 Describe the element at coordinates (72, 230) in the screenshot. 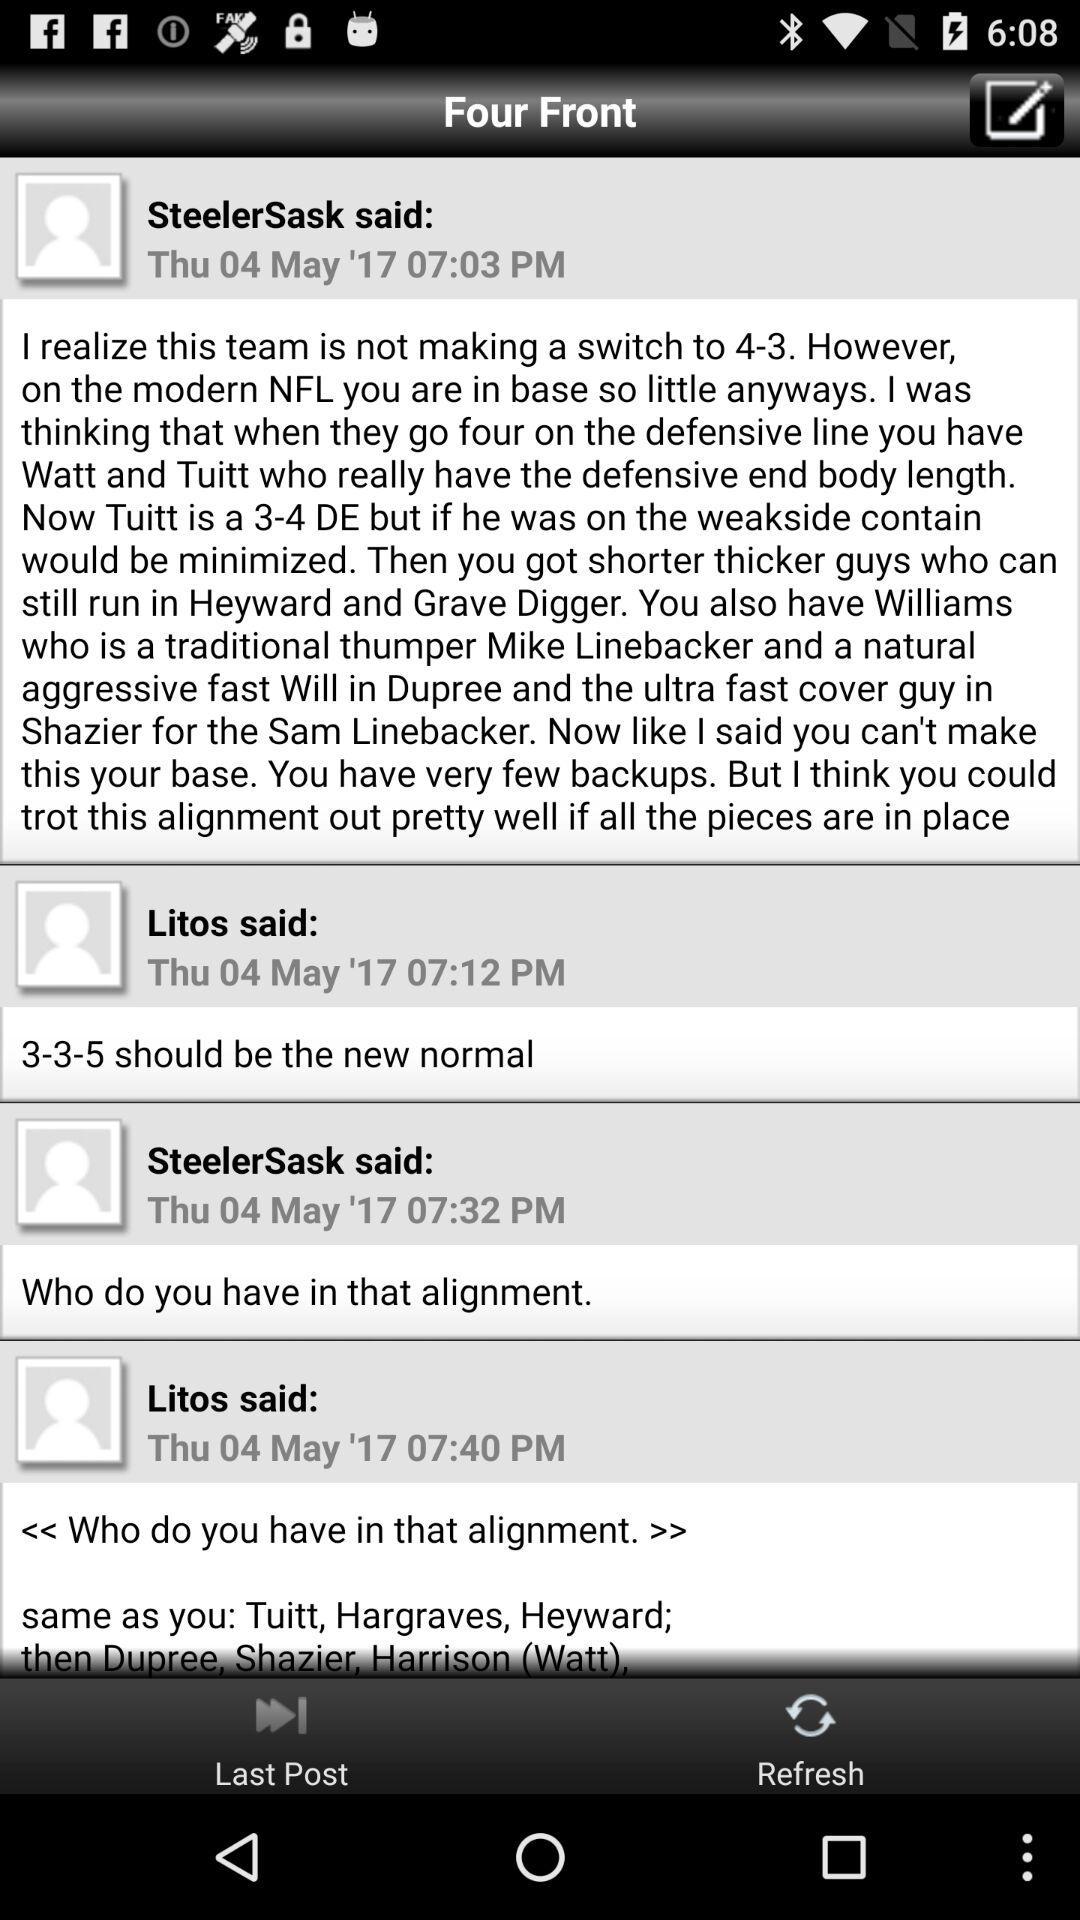

I see `avatar` at that location.